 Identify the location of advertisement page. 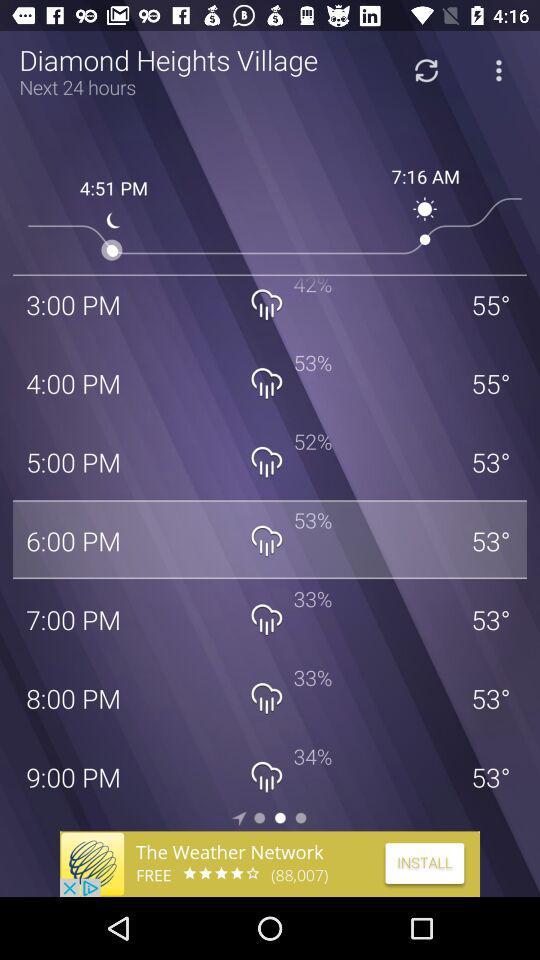
(270, 863).